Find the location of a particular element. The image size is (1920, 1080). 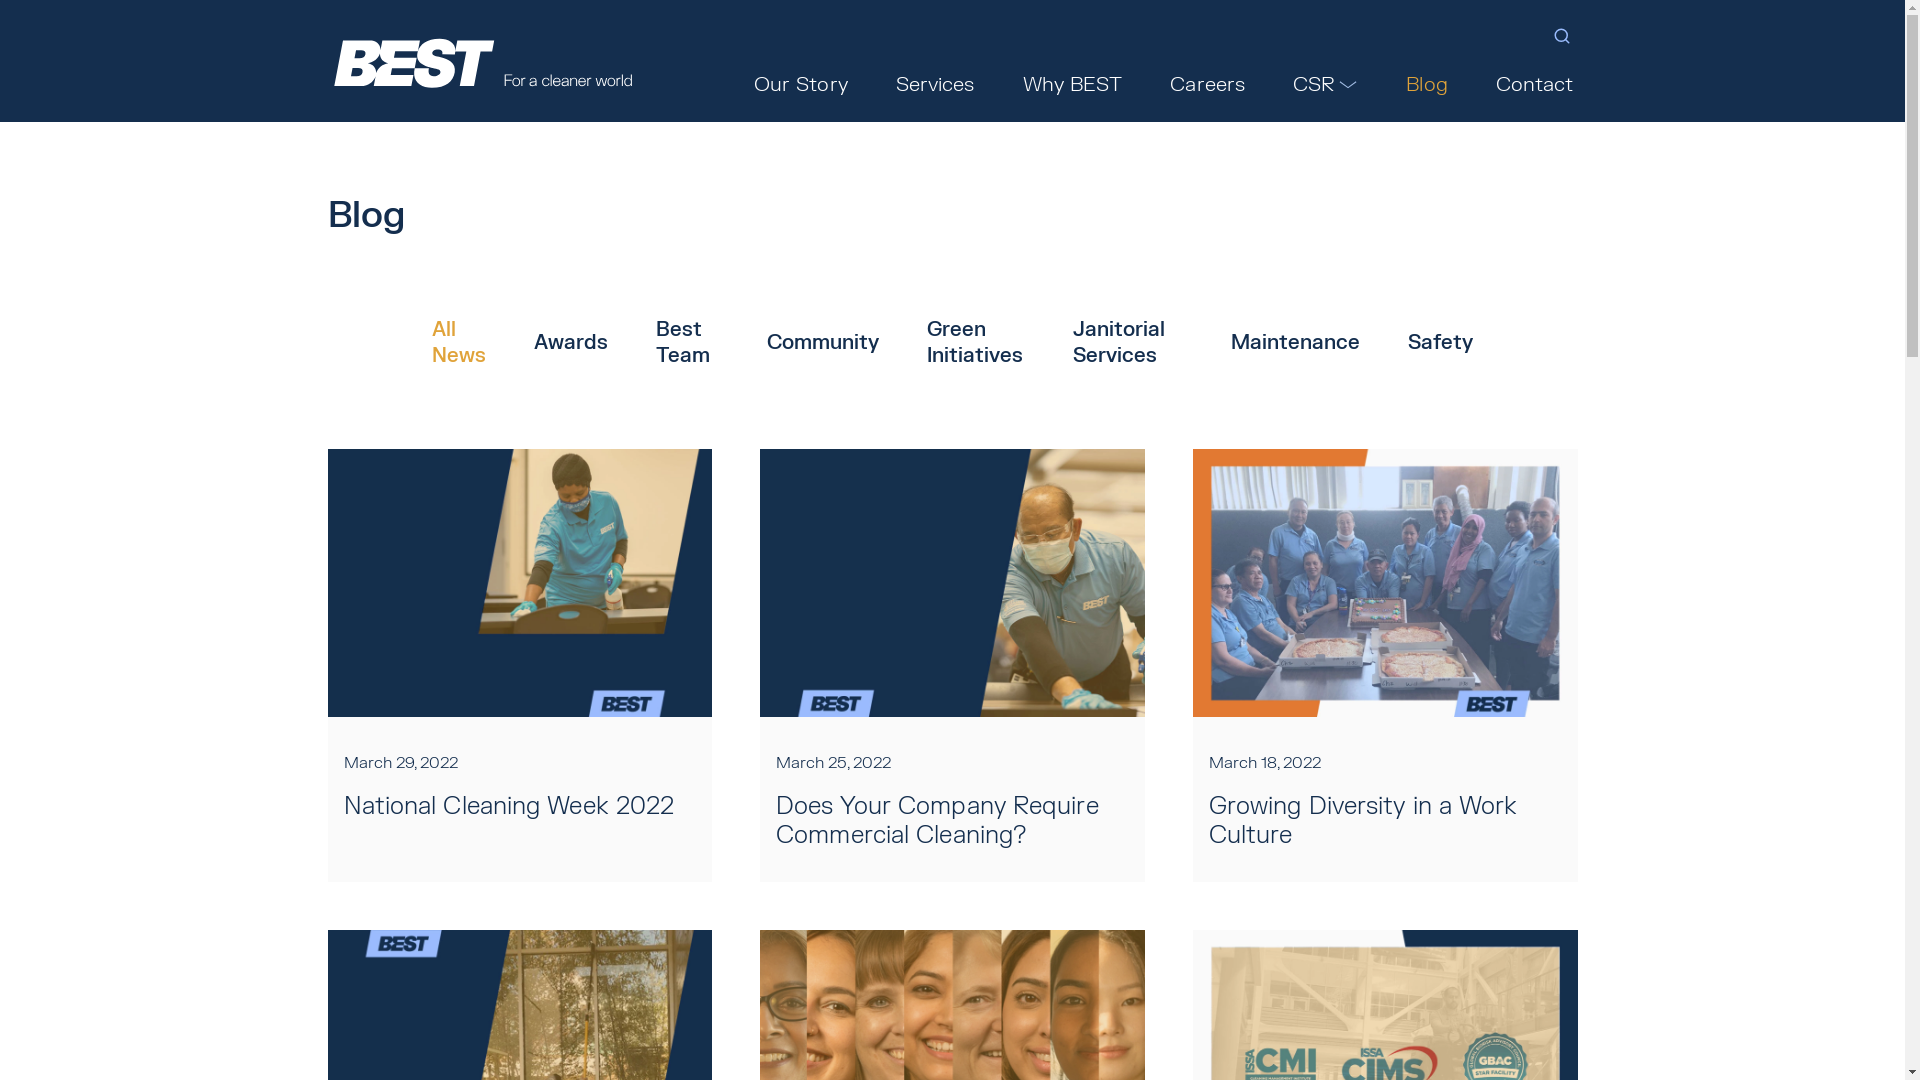

'Green Initiatives' is located at coordinates (975, 342).